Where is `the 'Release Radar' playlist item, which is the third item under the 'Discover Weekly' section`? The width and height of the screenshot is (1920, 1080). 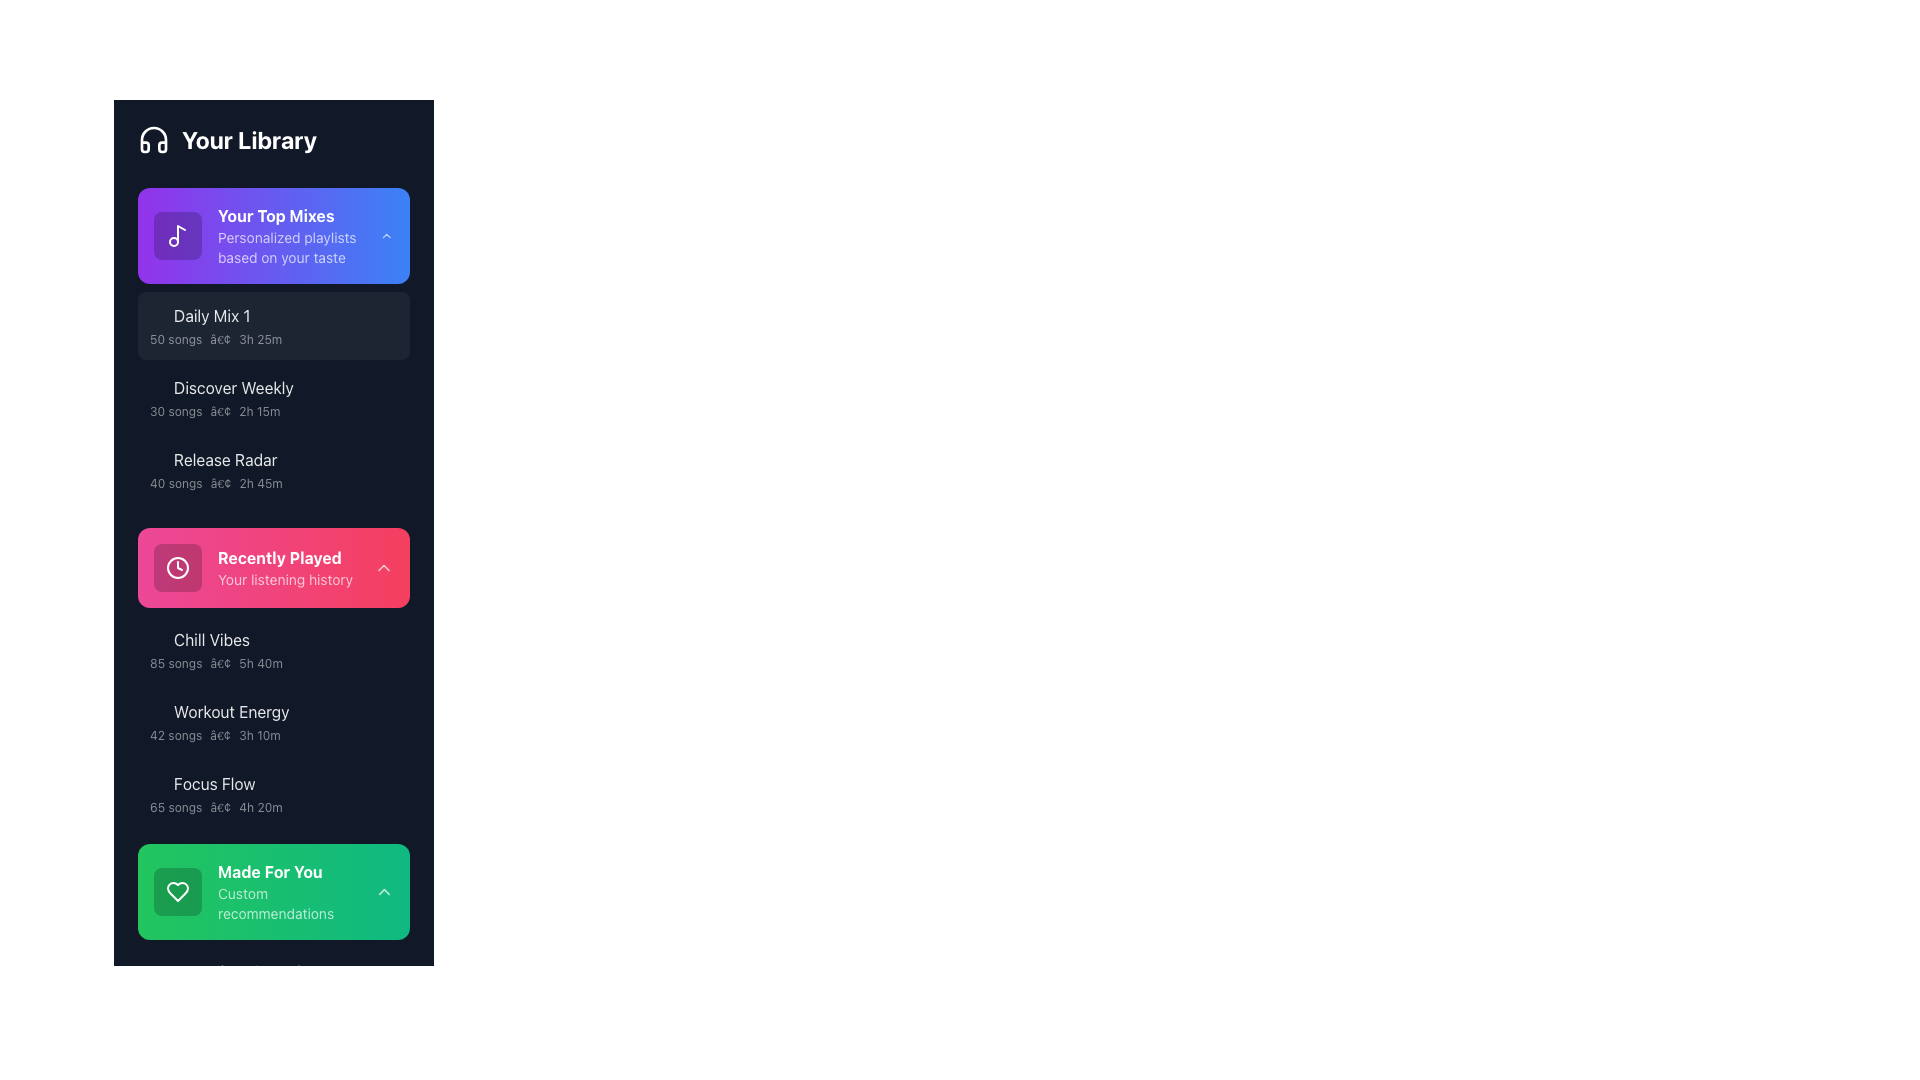 the 'Release Radar' playlist item, which is the third item under the 'Discover Weekly' section is located at coordinates (272, 470).